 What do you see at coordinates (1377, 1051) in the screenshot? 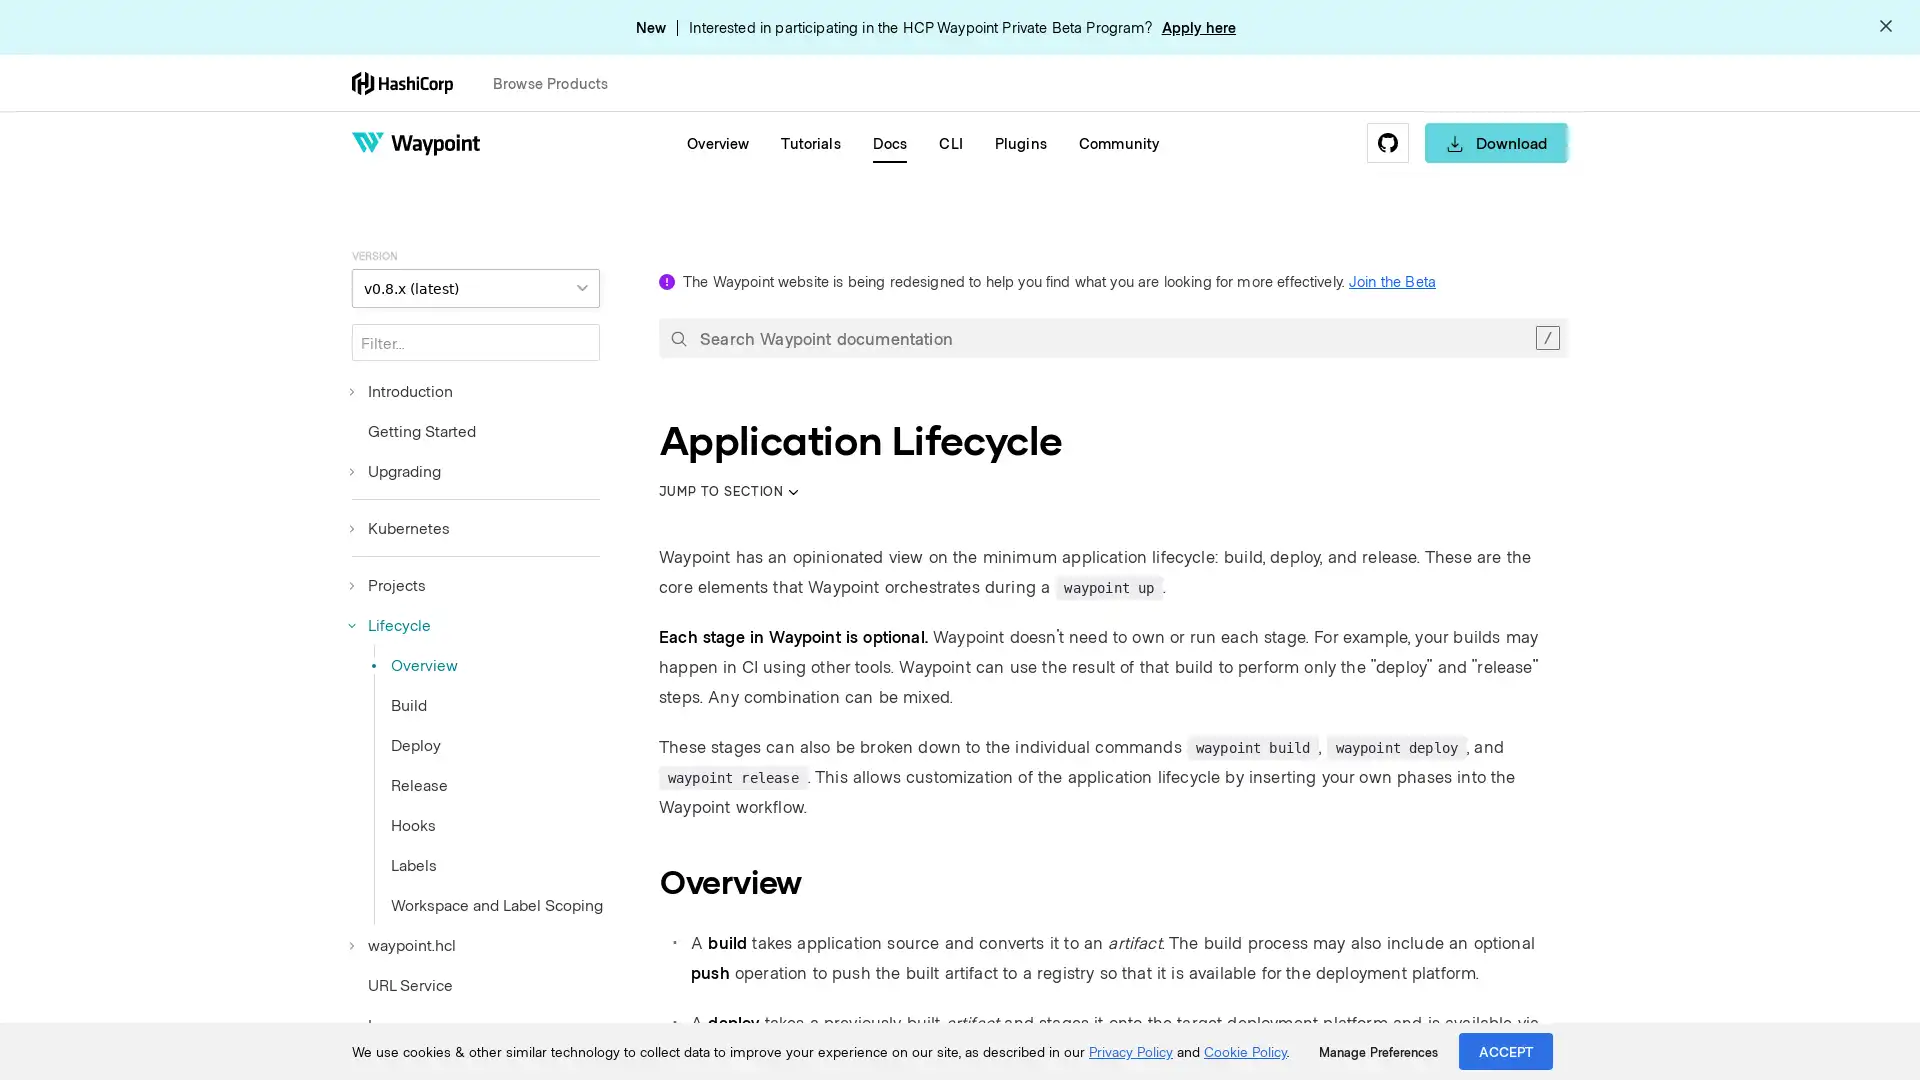
I see `Manage Preferences` at bounding box center [1377, 1051].